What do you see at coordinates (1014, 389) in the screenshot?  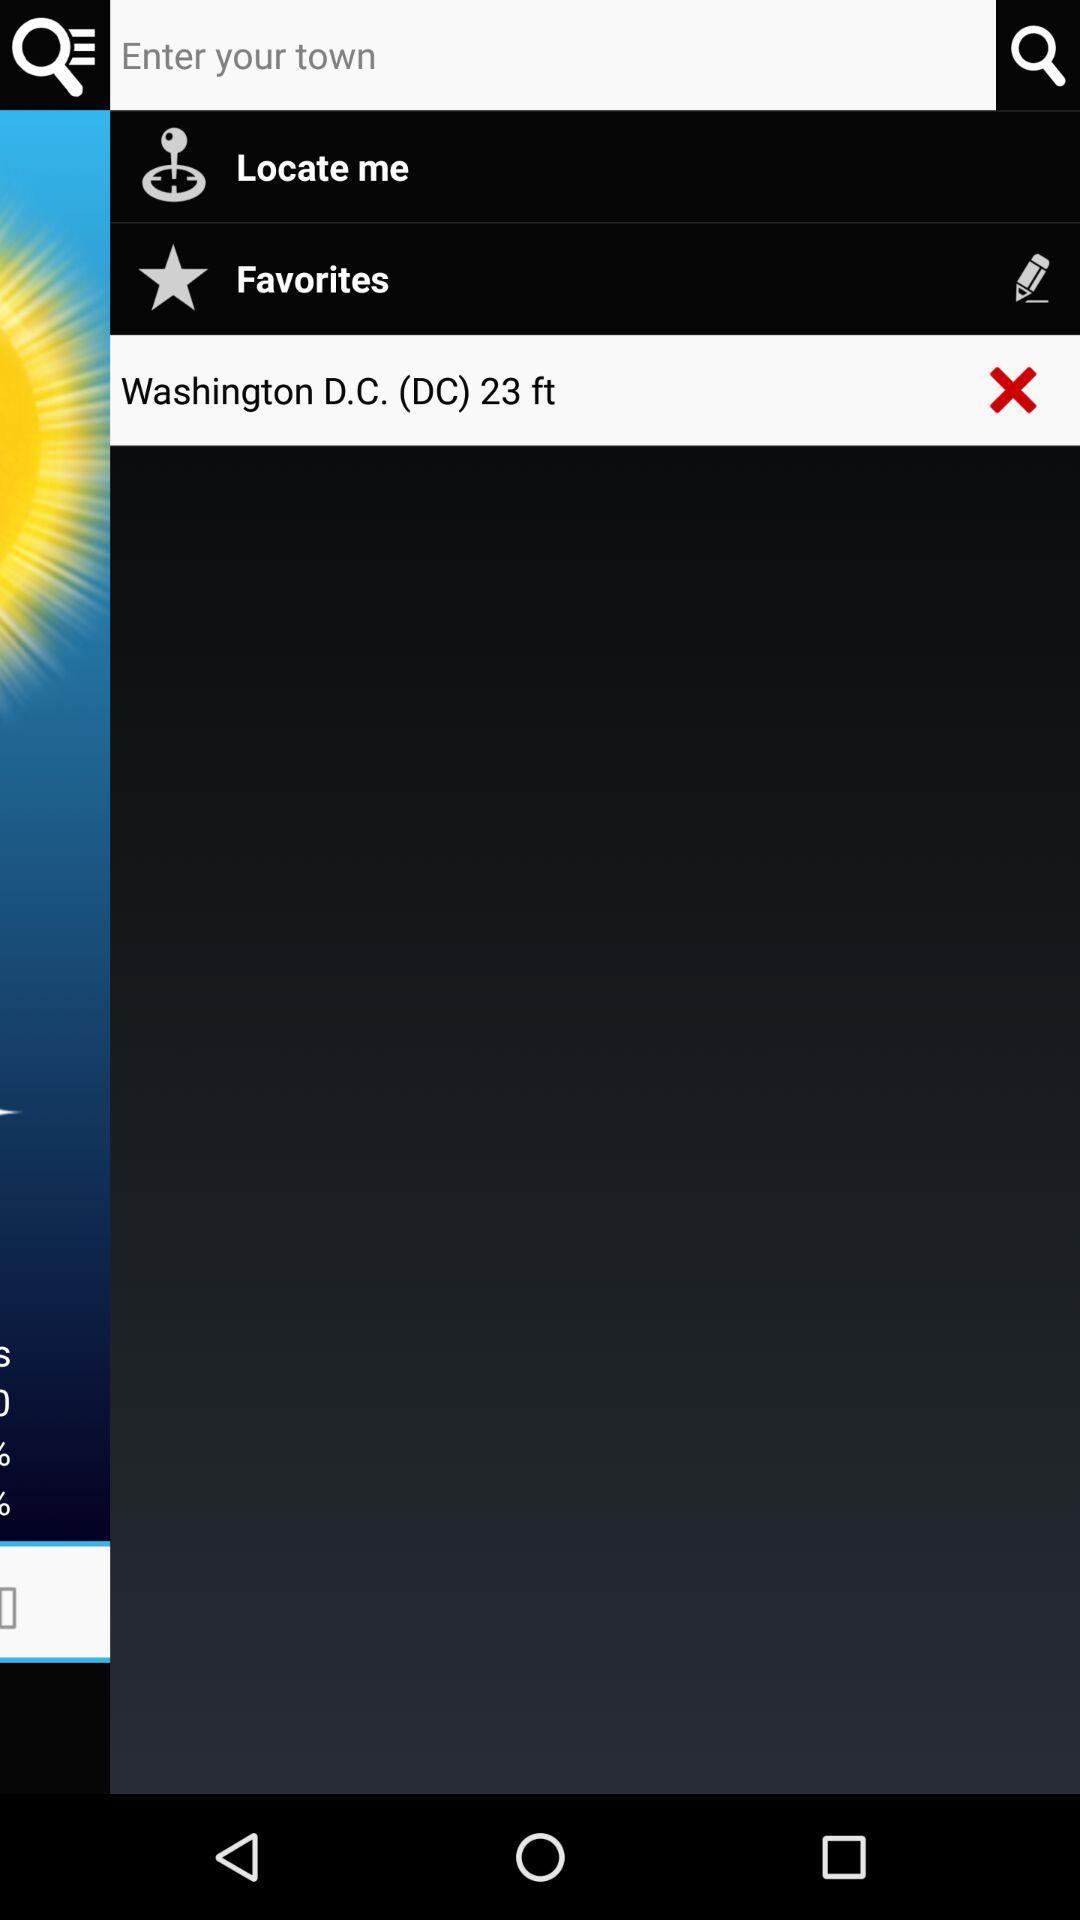 I see `the icon next to the washington d c app` at bounding box center [1014, 389].